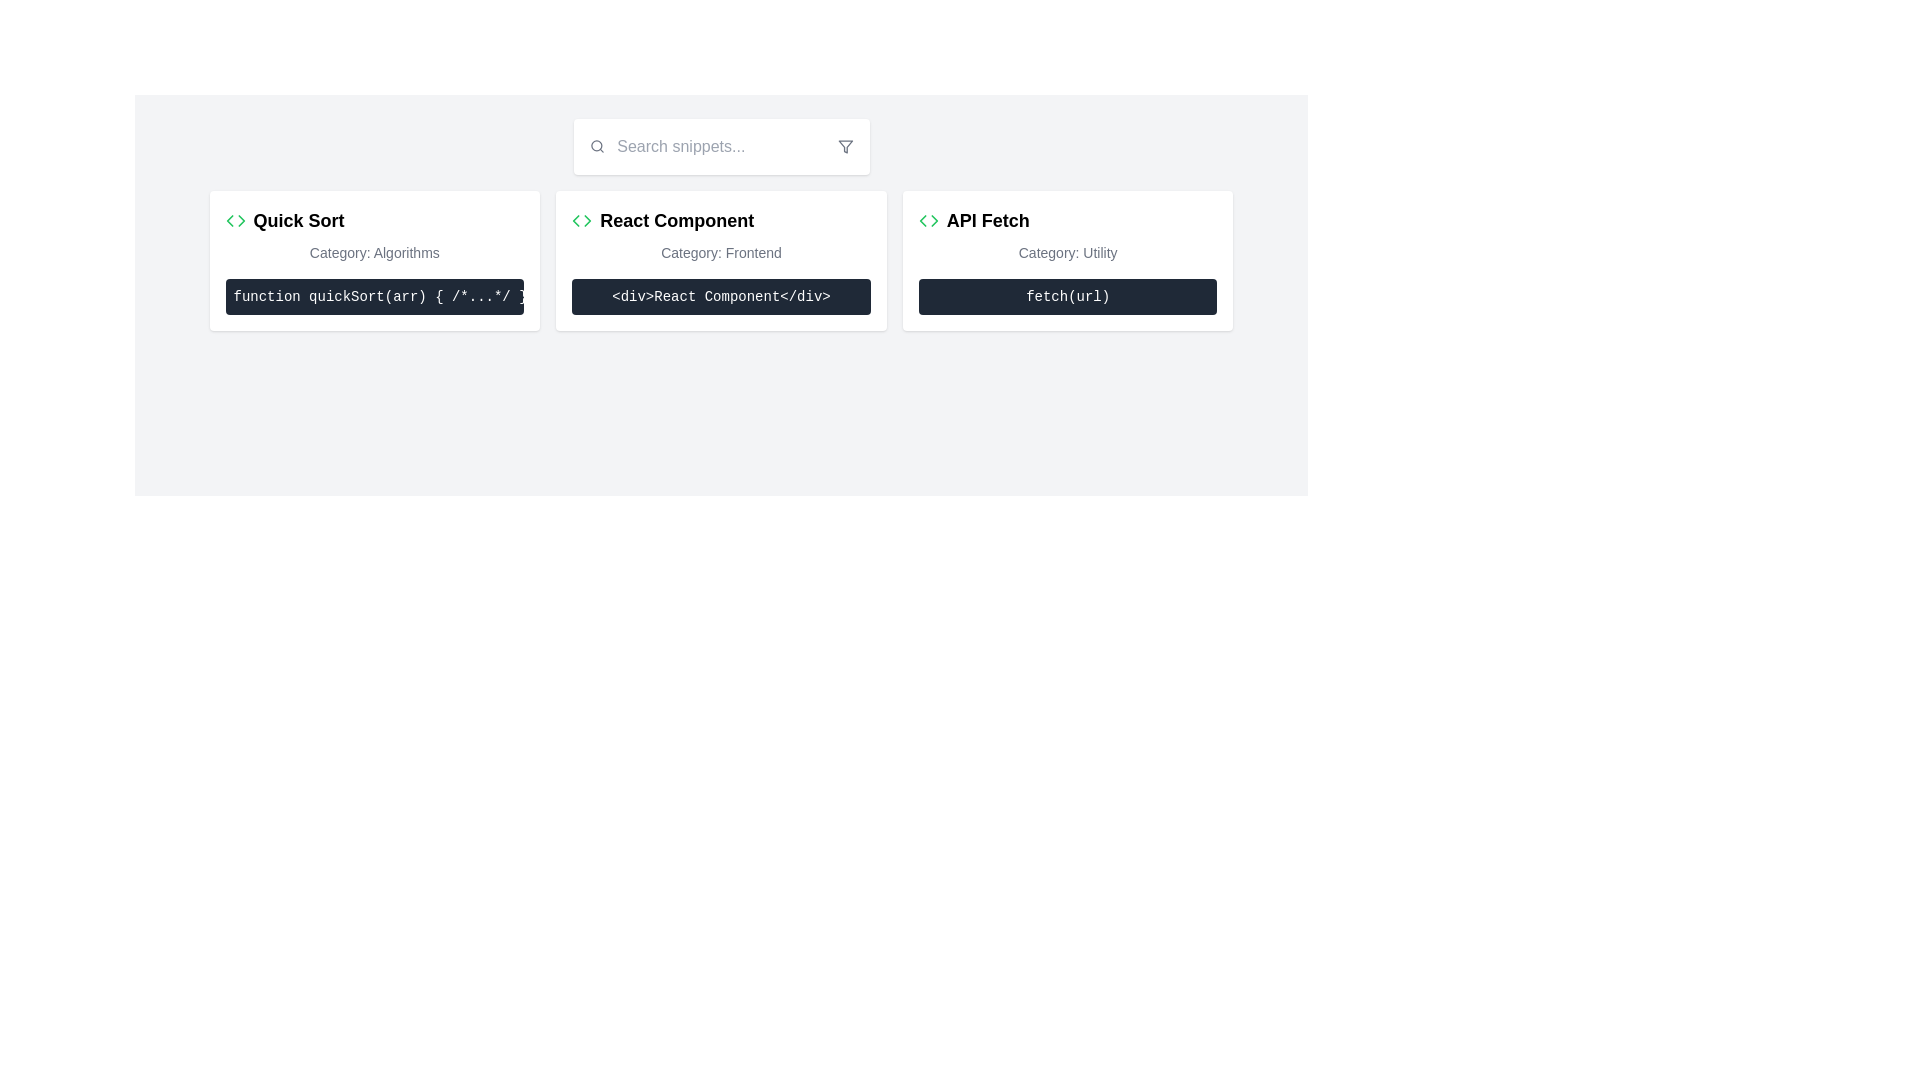  I want to click on the third card in the grid layout that showcases a functional snippet overview related to an API fetching utility, so click(1067, 260).